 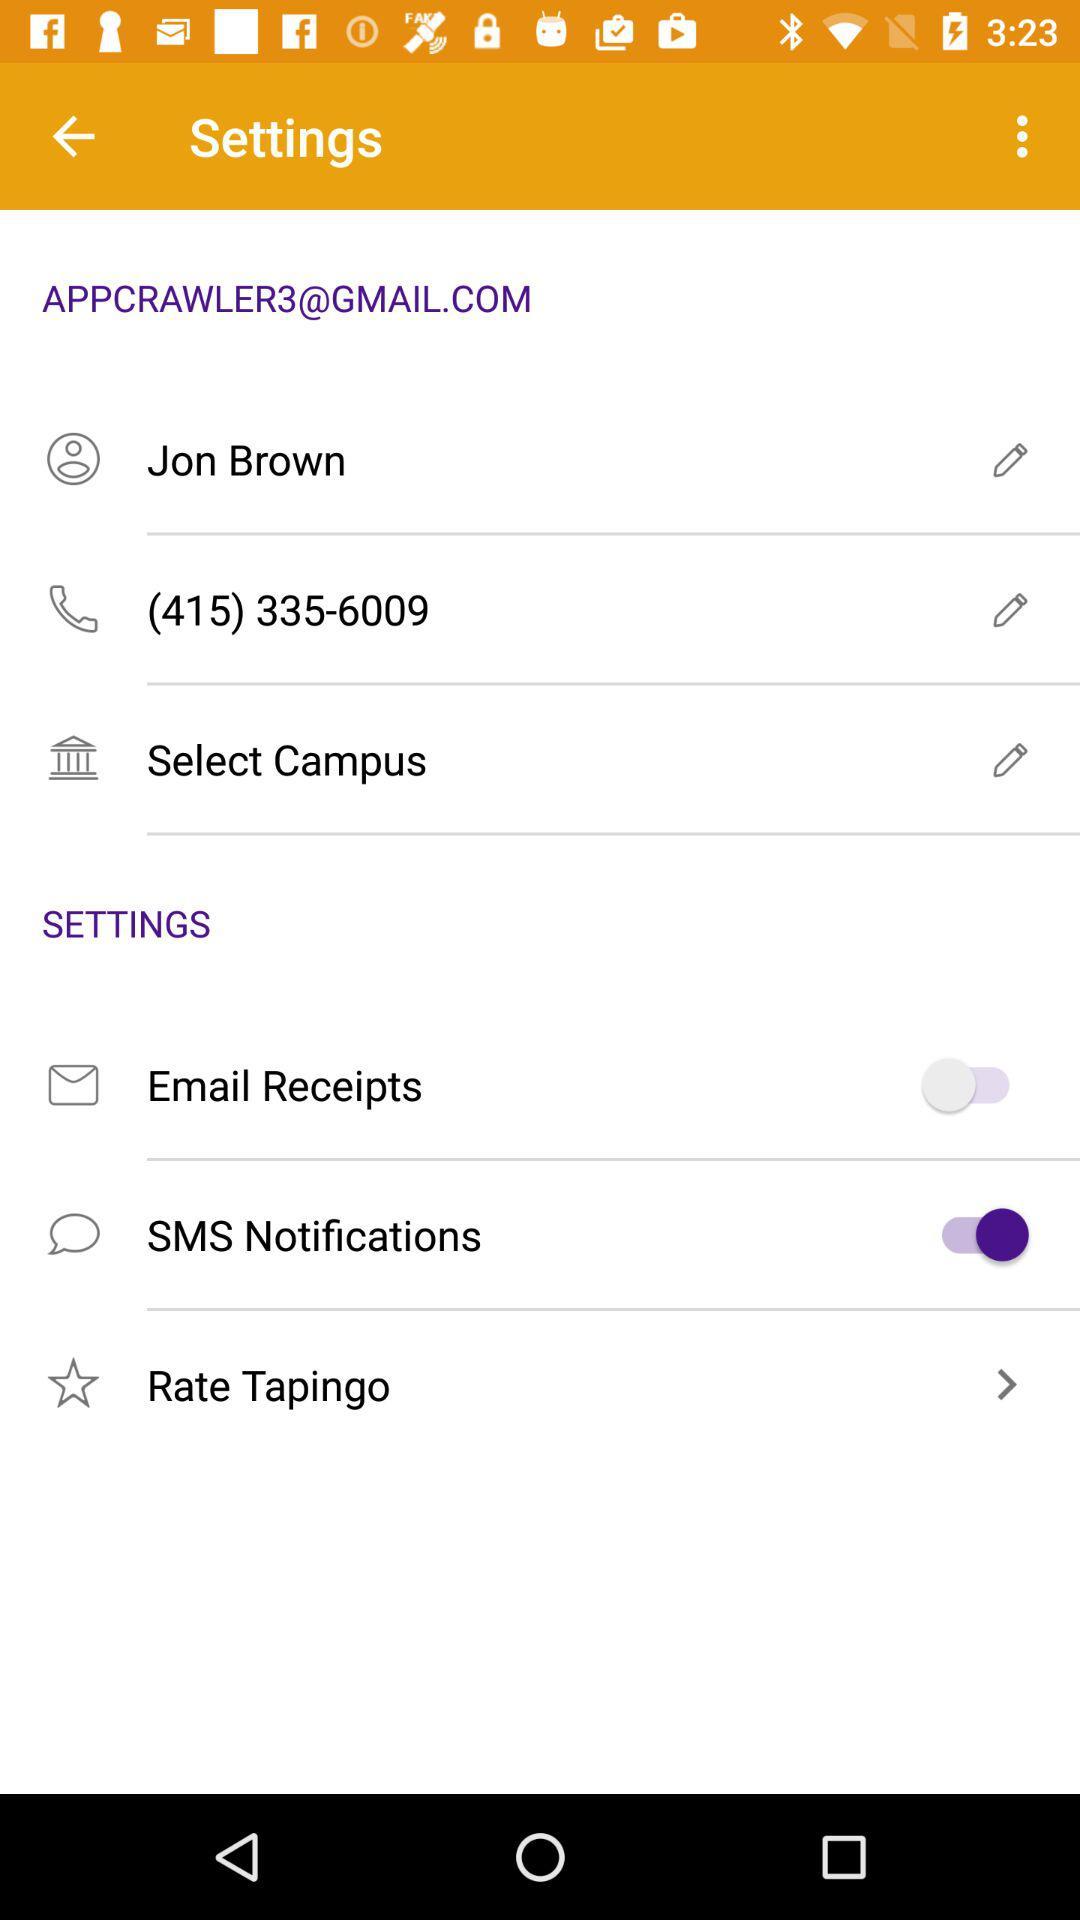 I want to click on the icon above (415) 335-6009 item, so click(x=540, y=458).